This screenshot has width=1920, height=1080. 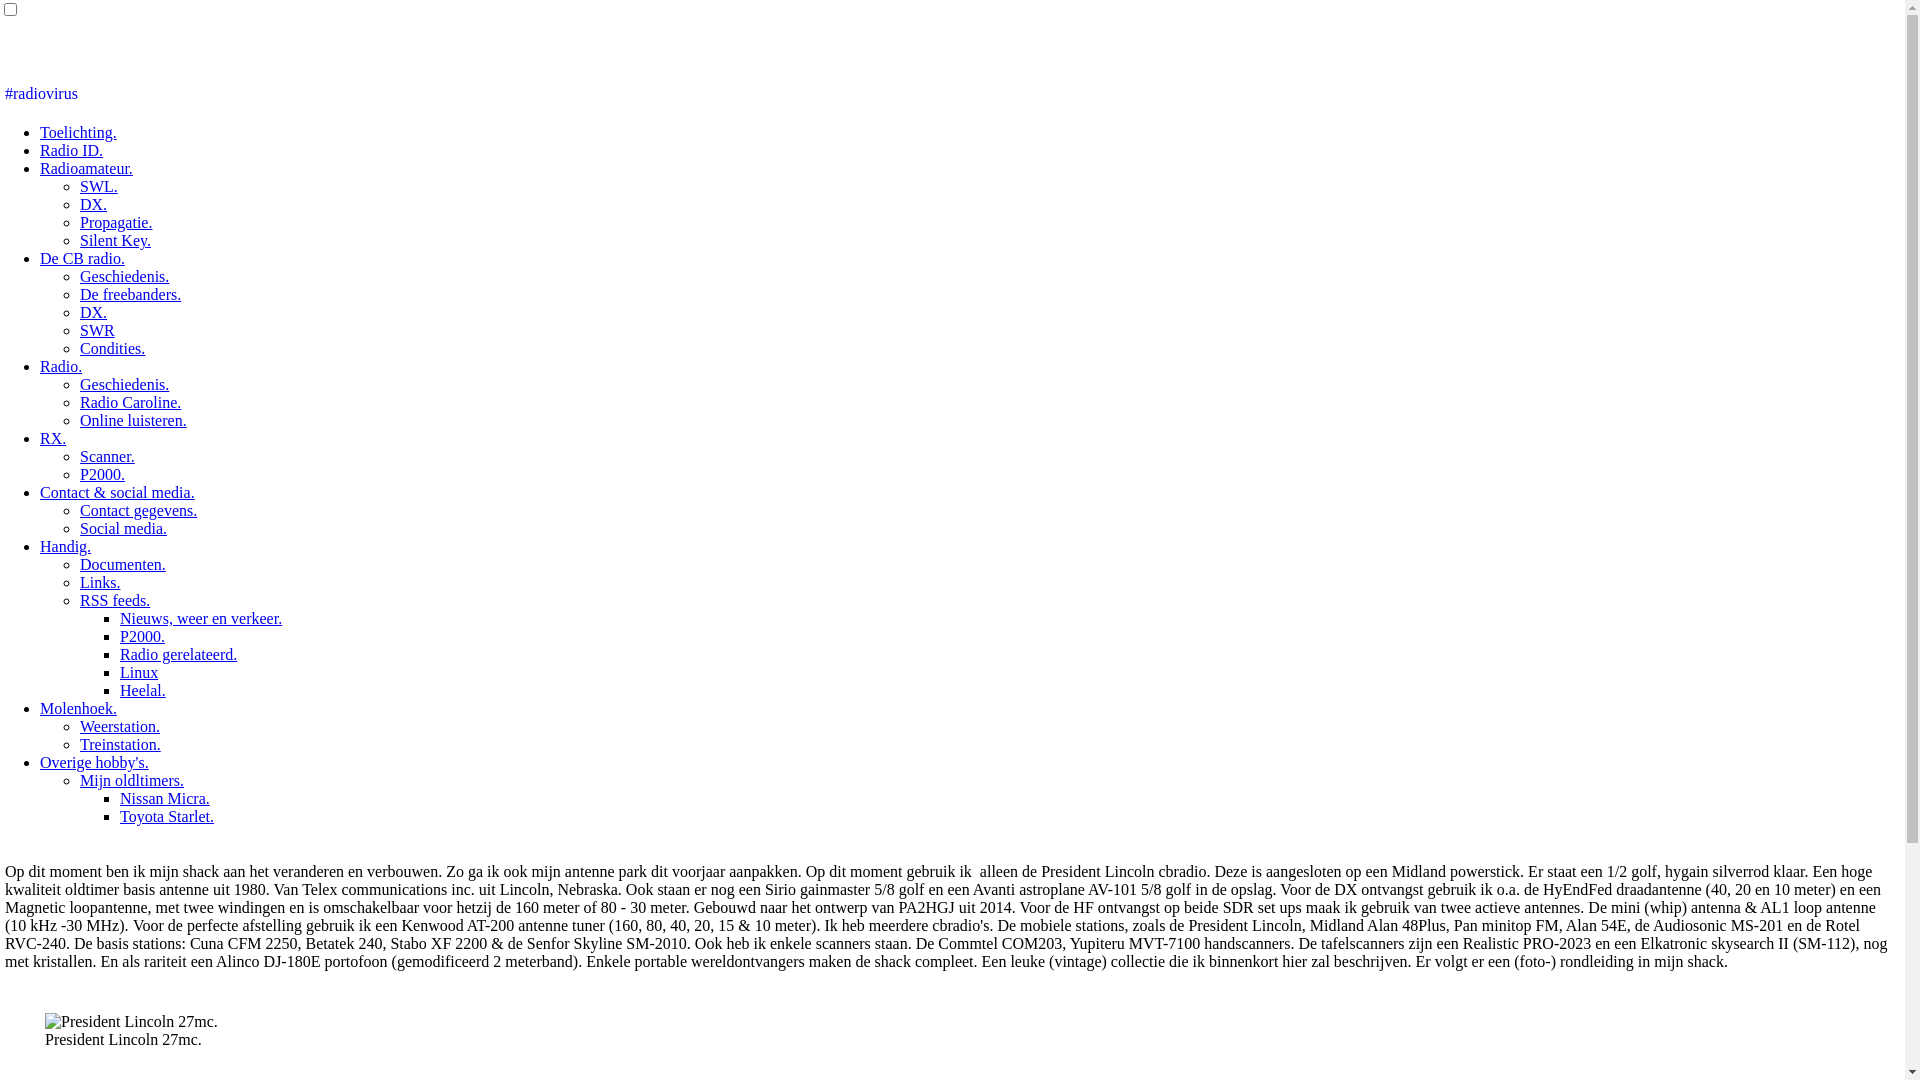 What do you see at coordinates (114, 239) in the screenshot?
I see `'Silent Key.'` at bounding box center [114, 239].